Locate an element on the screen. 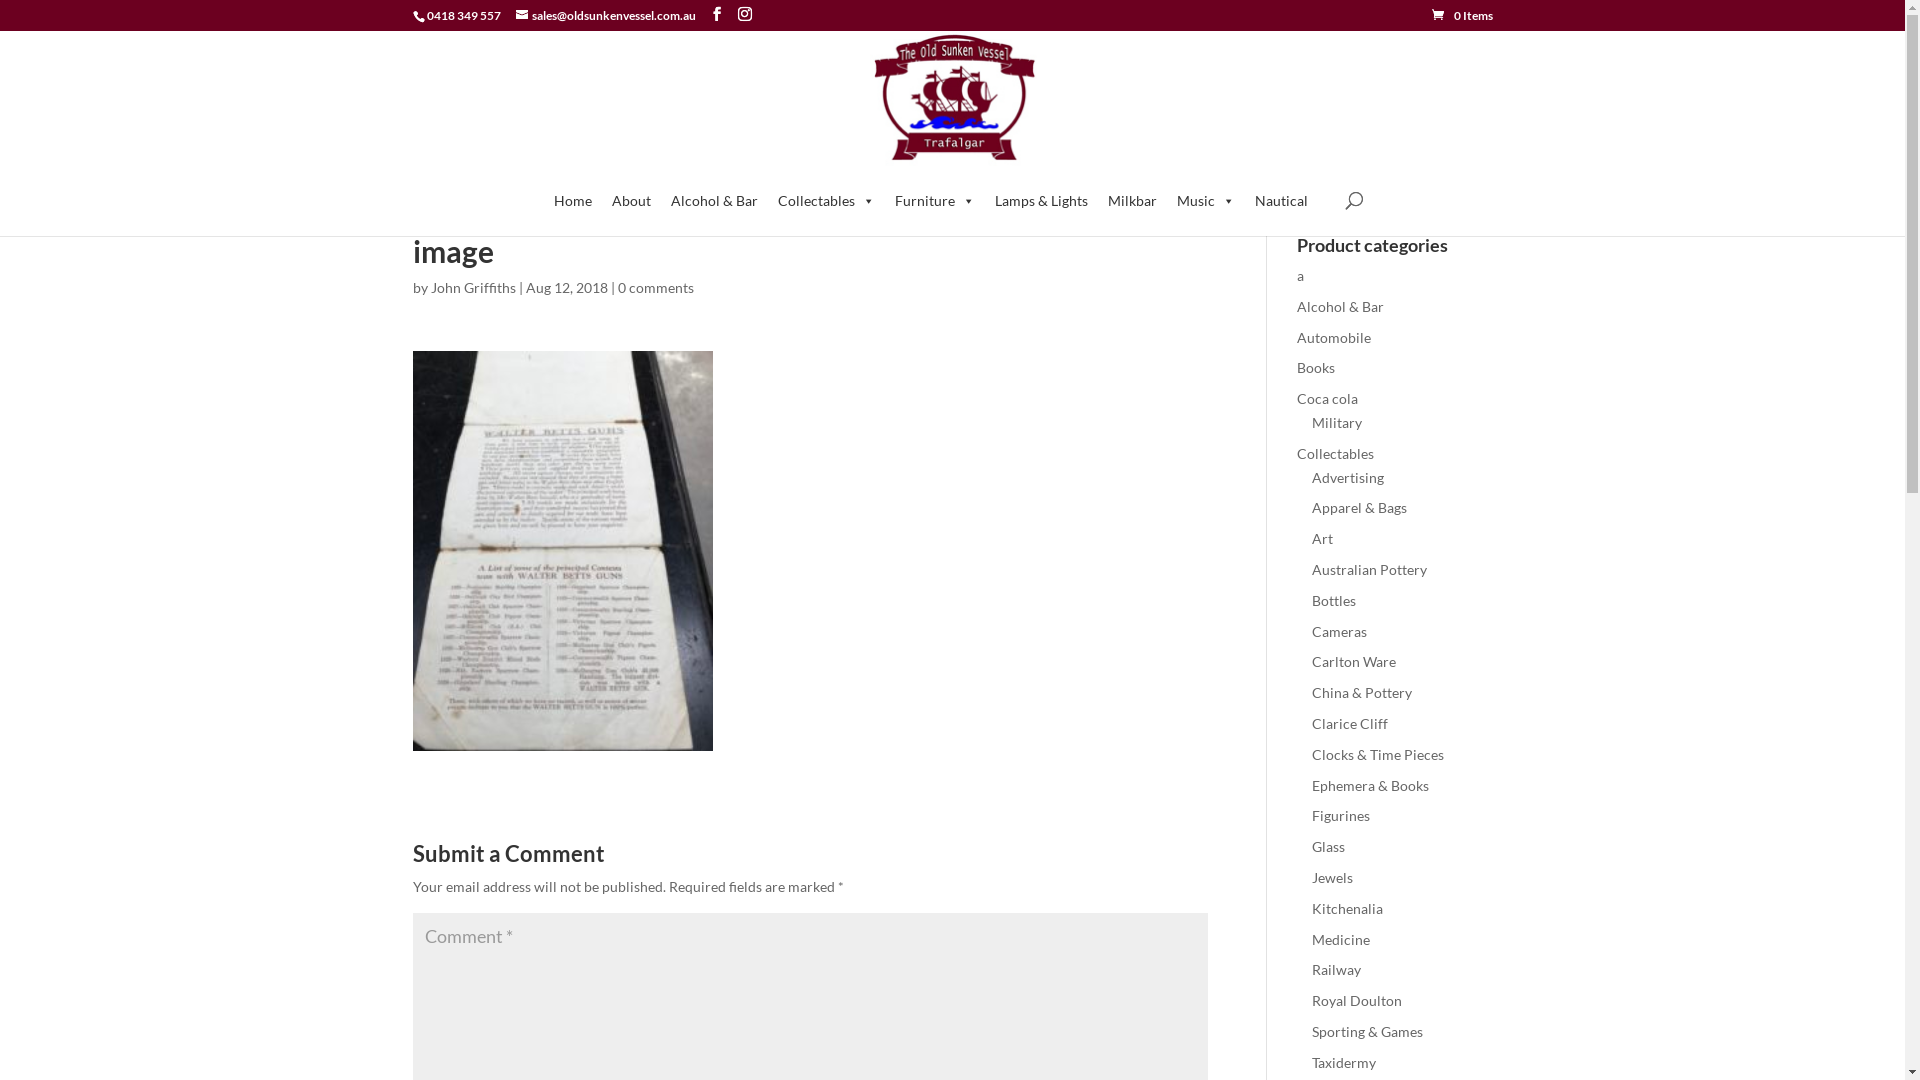  'Carlton Ware' is located at coordinates (1311, 661).